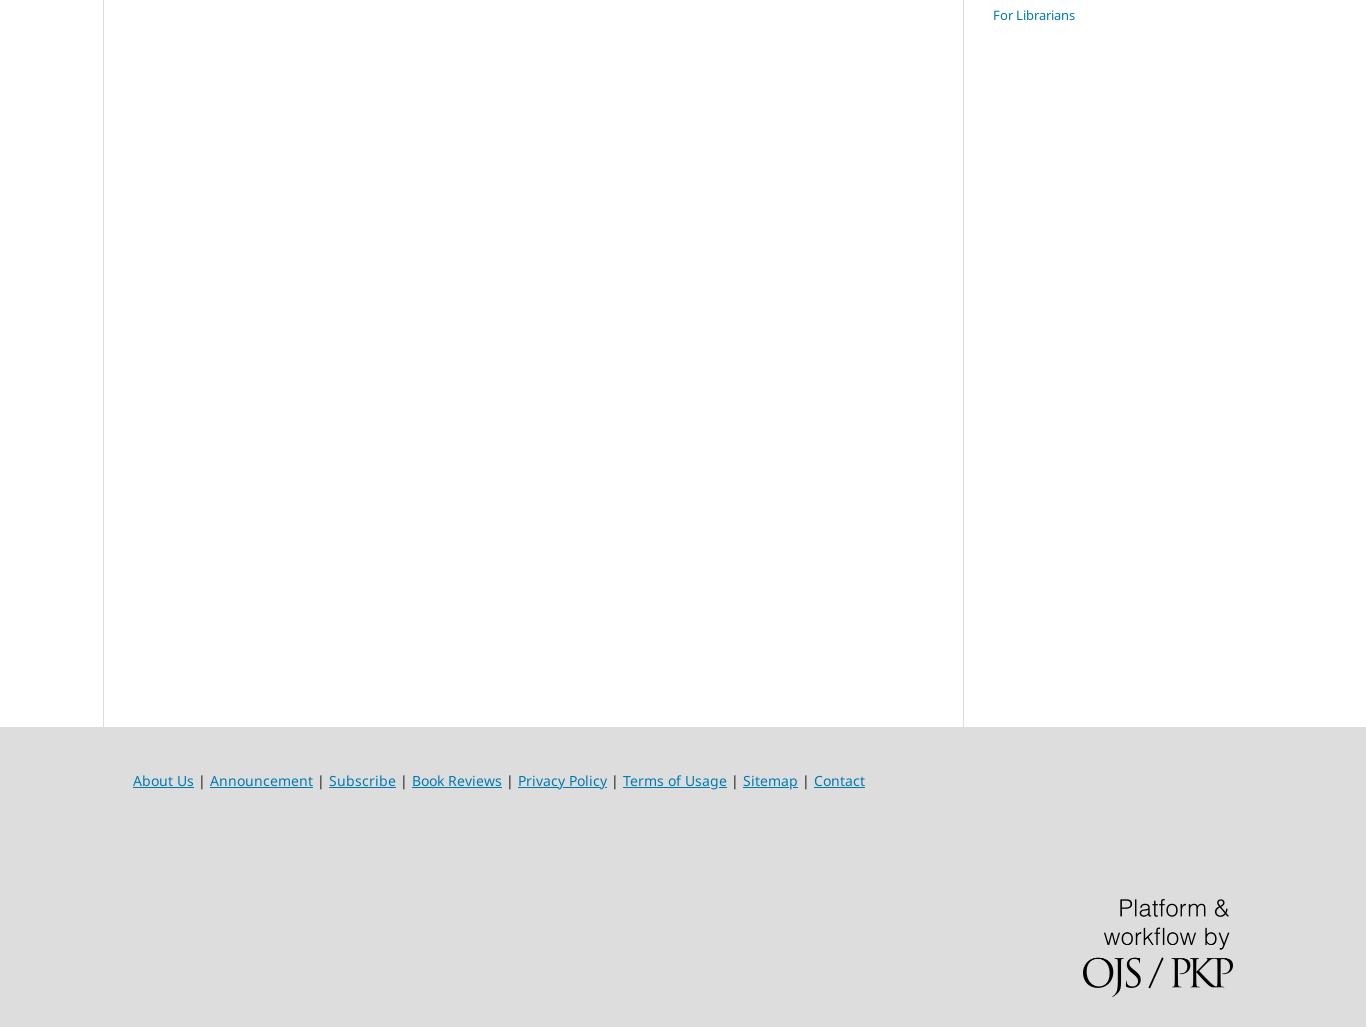 The height and width of the screenshot is (1027, 1366). What do you see at coordinates (361, 779) in the screenshot?
I see `'Subscribe'` at bounding box center [361, 779].